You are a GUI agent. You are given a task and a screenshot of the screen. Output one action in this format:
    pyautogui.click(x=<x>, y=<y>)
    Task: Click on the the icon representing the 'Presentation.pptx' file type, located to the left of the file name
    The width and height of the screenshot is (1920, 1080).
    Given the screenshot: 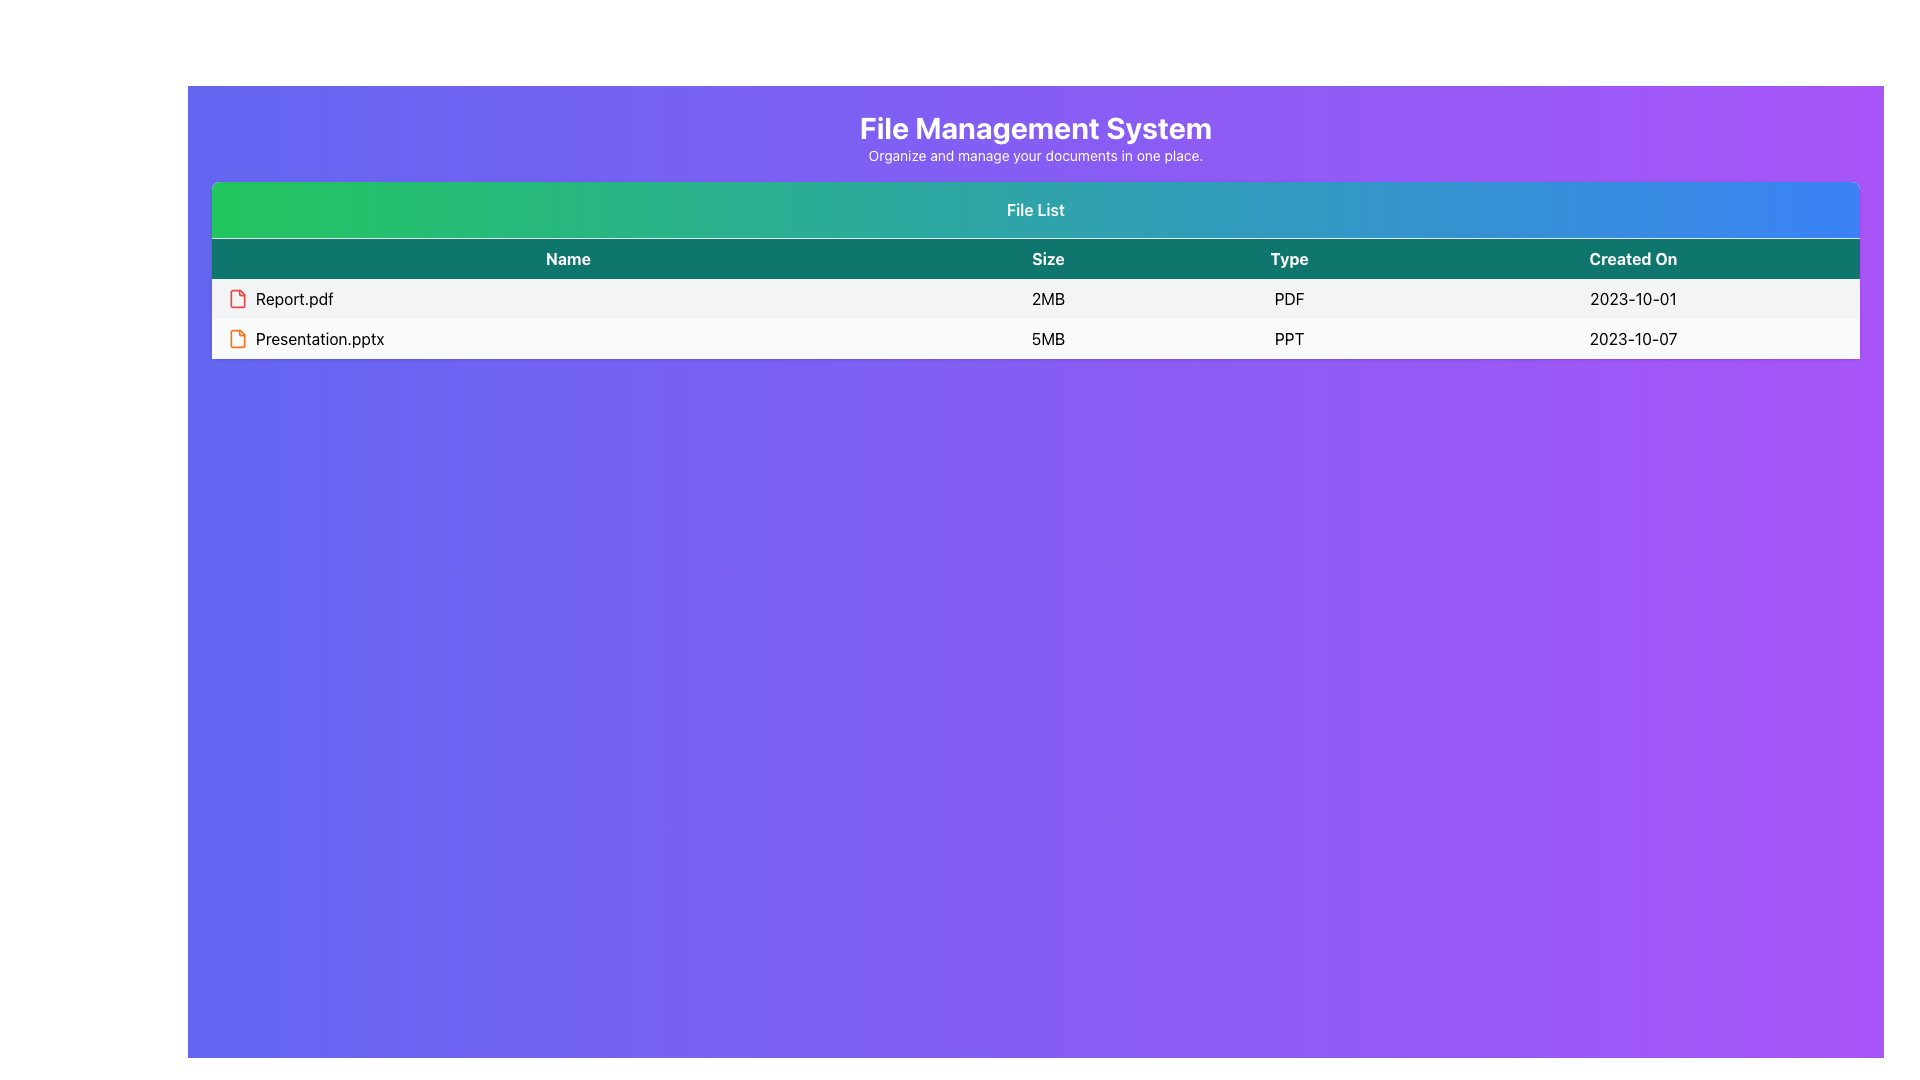 What is the action you would take?
    pyautogui.click(x=240, y=338)
    